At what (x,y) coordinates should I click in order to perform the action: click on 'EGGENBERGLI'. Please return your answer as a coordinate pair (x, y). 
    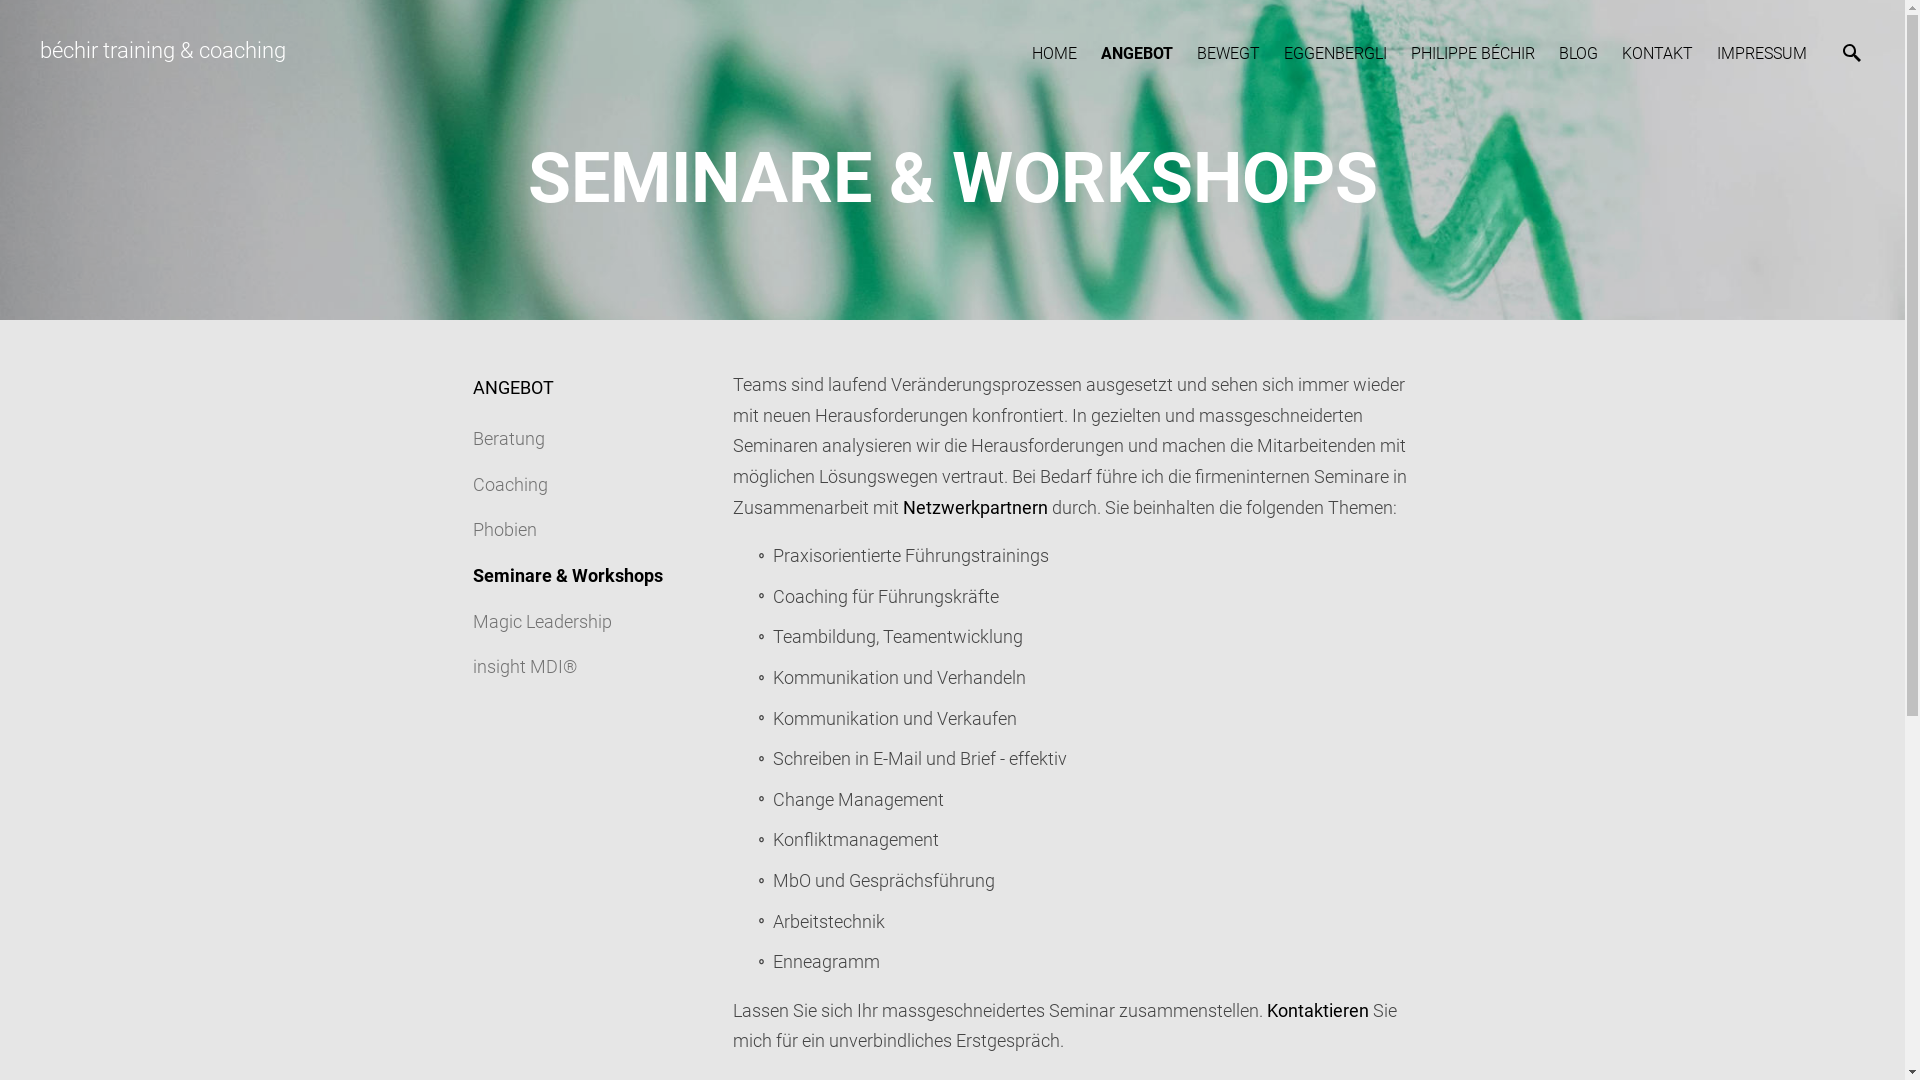
    Looking at the image, I should click on (1335, 52).